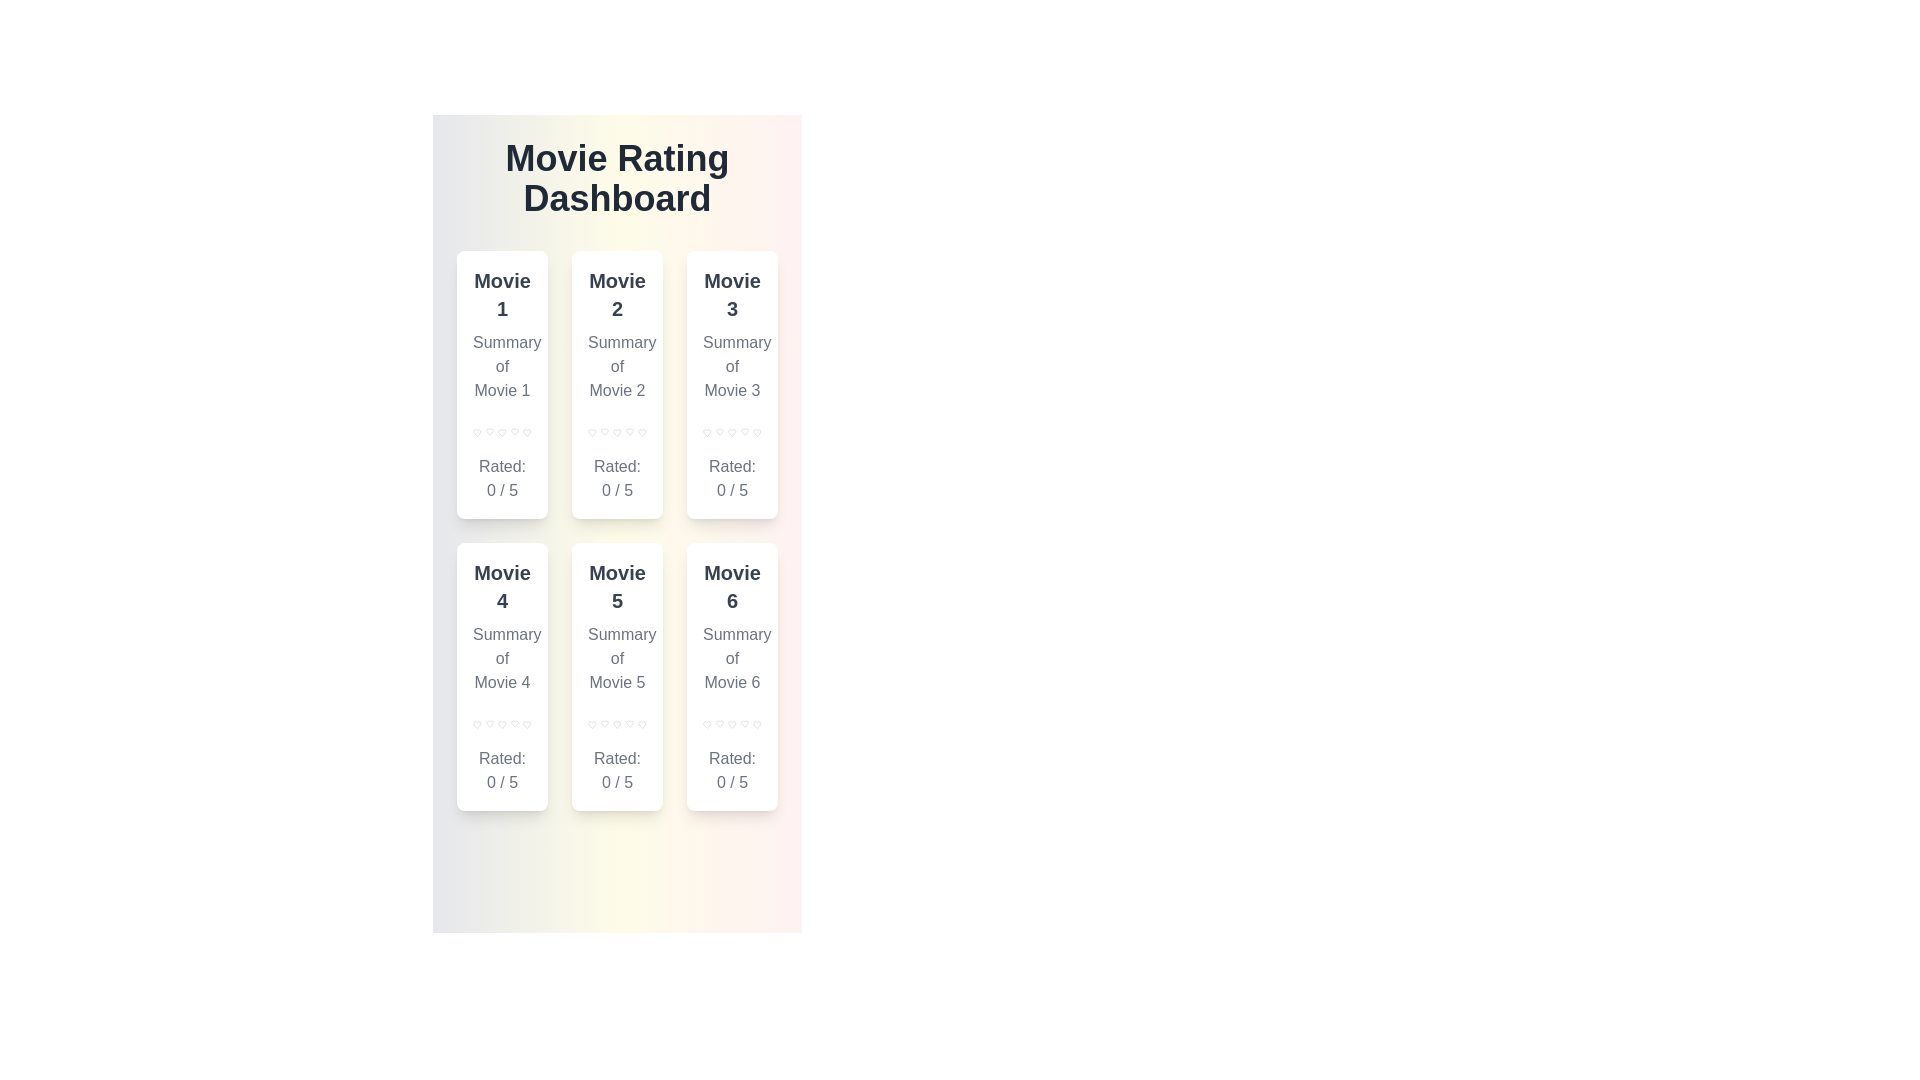 The width and height of the screenshot is (1920, 1080). What do you see at coordinates (731, 676) in the screenshot?
I see `the movie card for Movie 6` at bounding box center [731, 676].